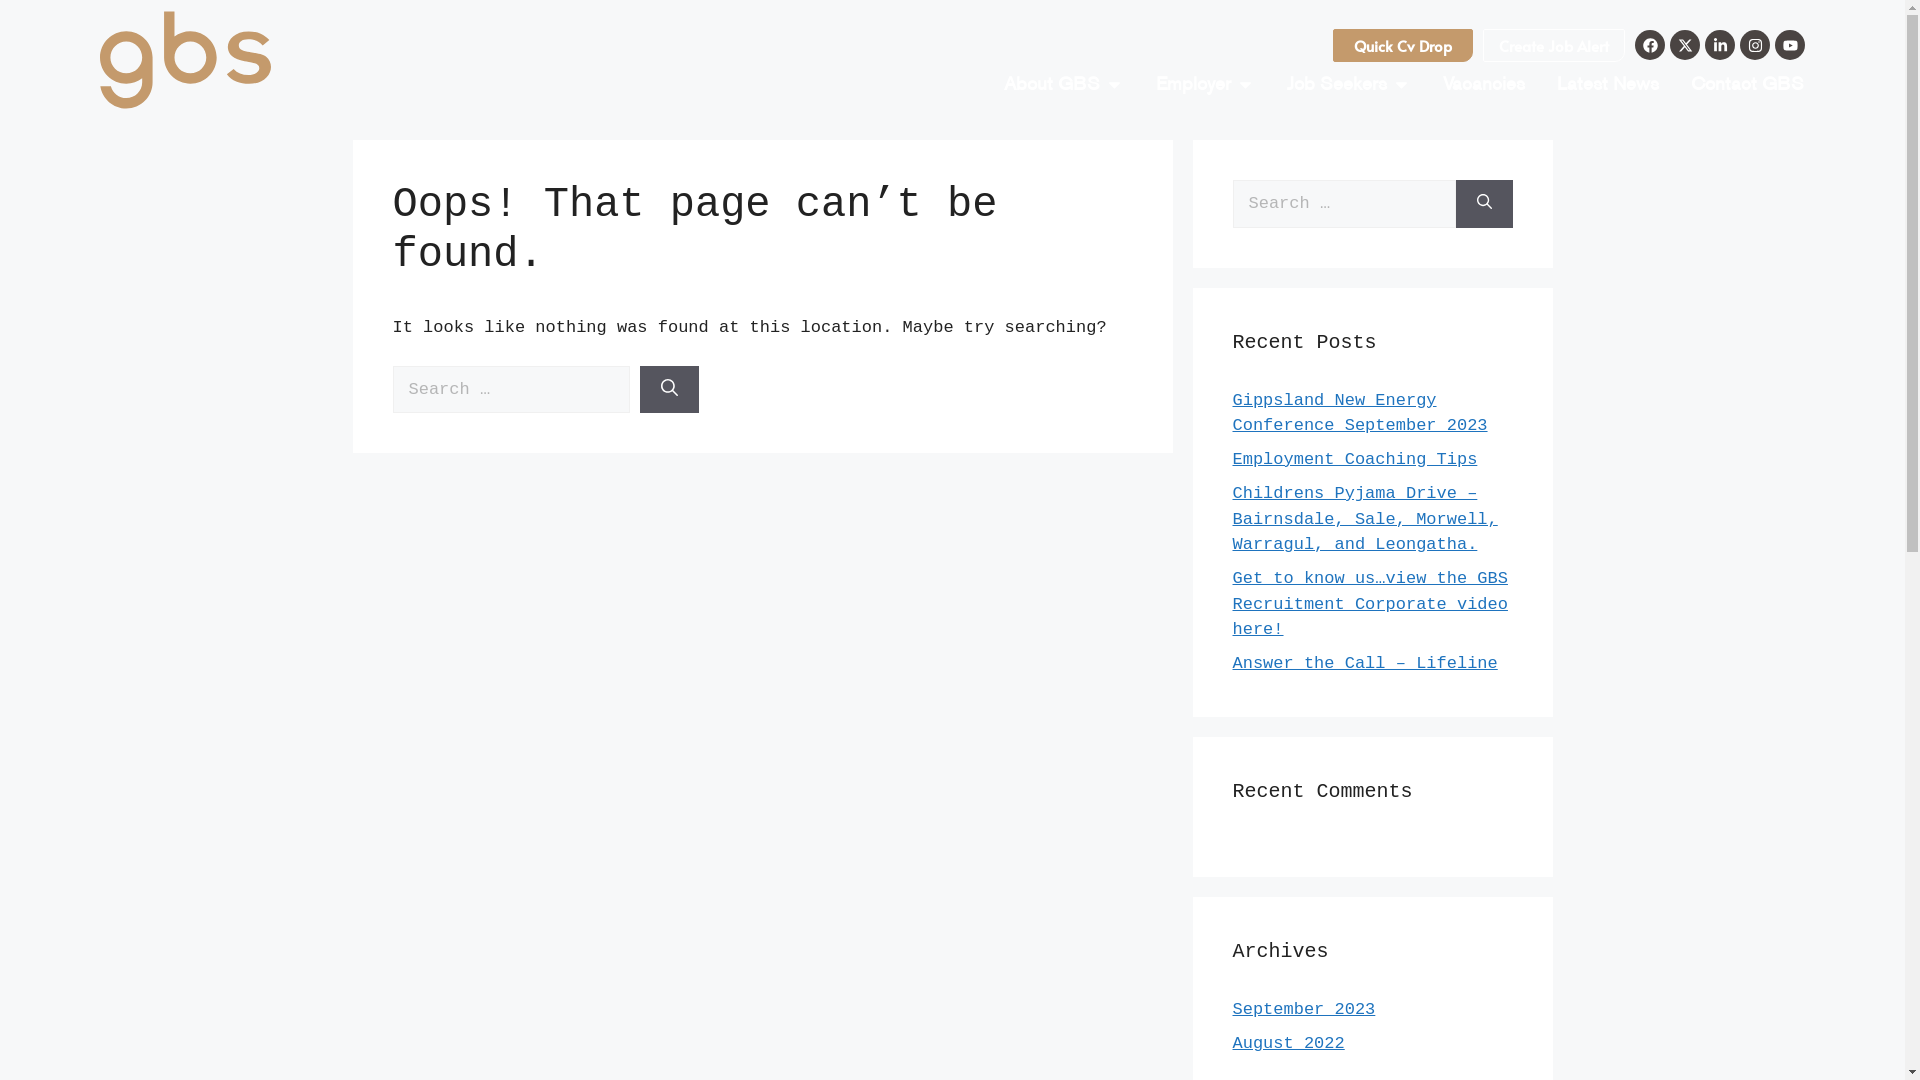  What do you see at coordinates (1156, 83) in the screenshot?
I see `'Employer'` at bounding box center [1156, 83].